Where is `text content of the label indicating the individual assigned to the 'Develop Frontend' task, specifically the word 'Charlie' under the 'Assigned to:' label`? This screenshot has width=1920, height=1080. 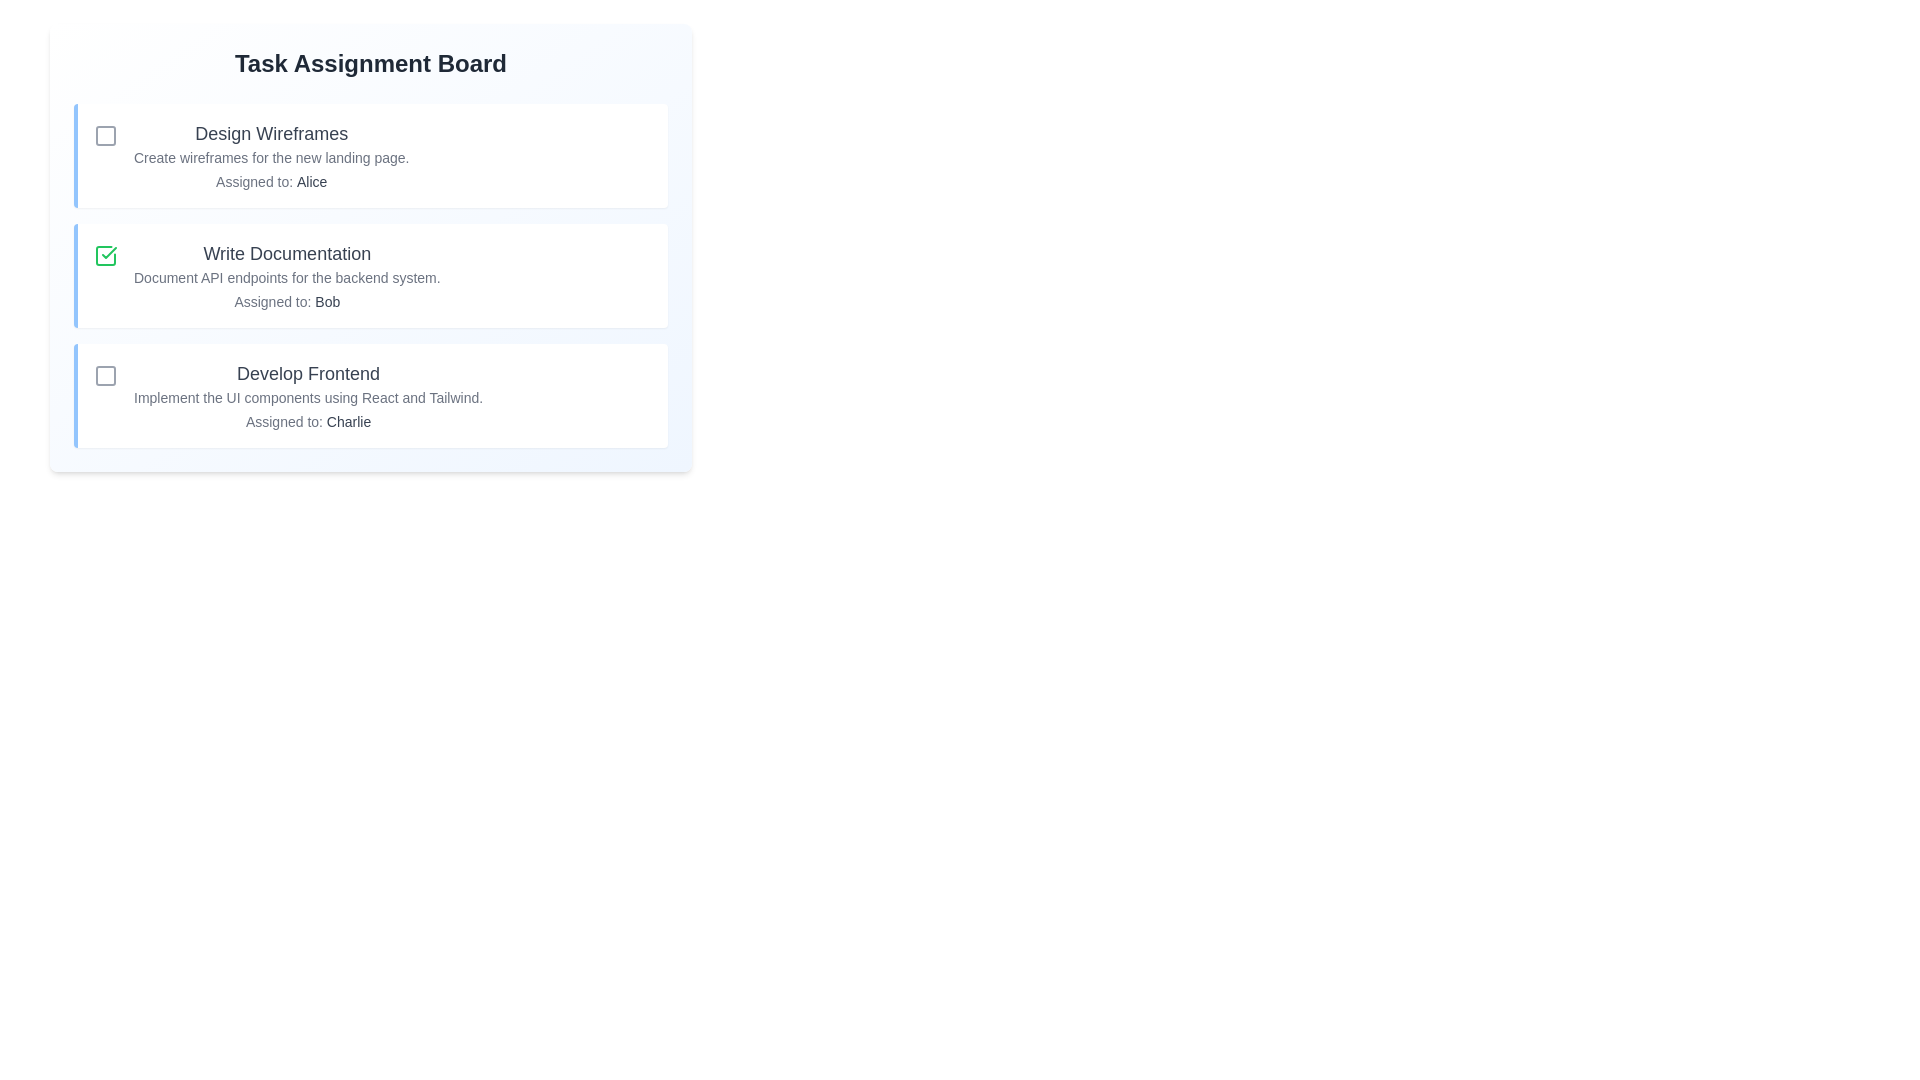
text content of the label indicating the individual assigned to the 'Develop Frontend' task, specifically the word 'Charlie' under the 'Assigned to:' label is located at coordinates (349, 420).